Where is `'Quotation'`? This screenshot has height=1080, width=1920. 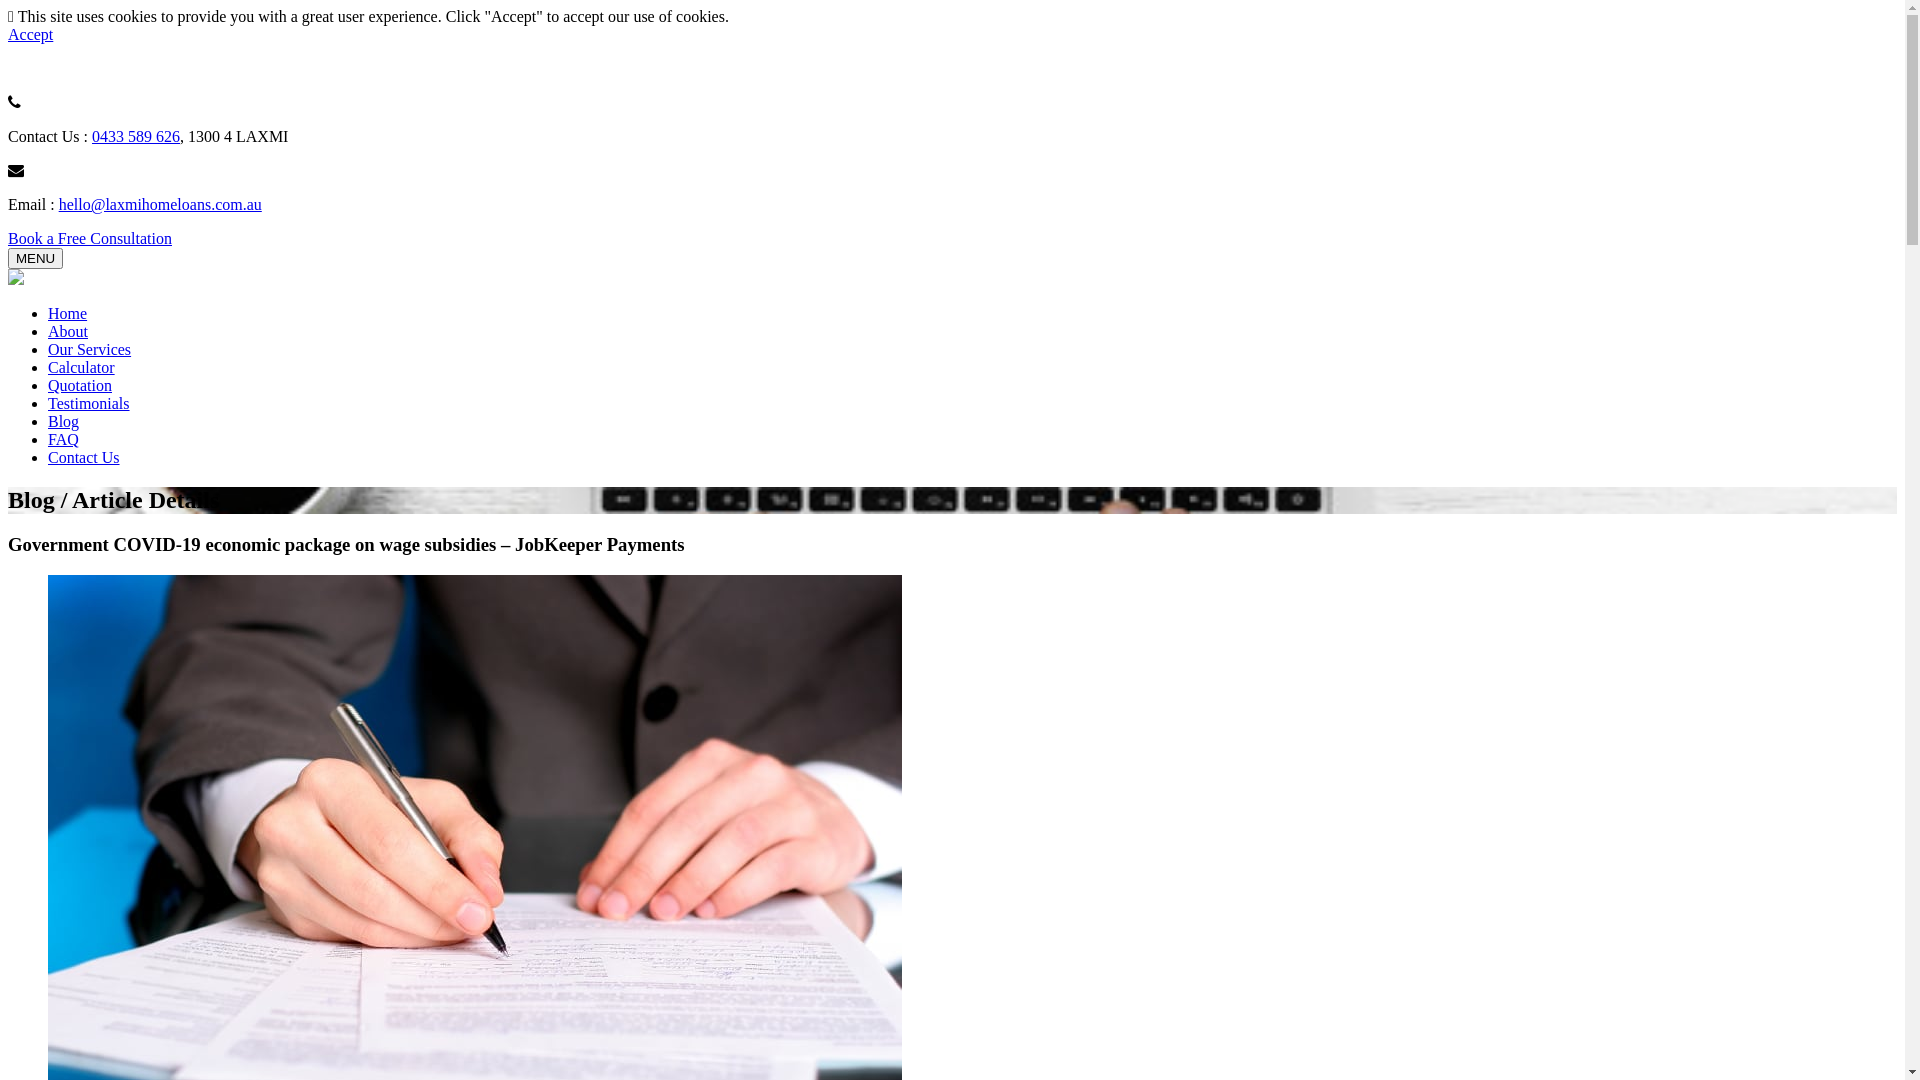 'Quotation' is located at coordinates (80, 385).